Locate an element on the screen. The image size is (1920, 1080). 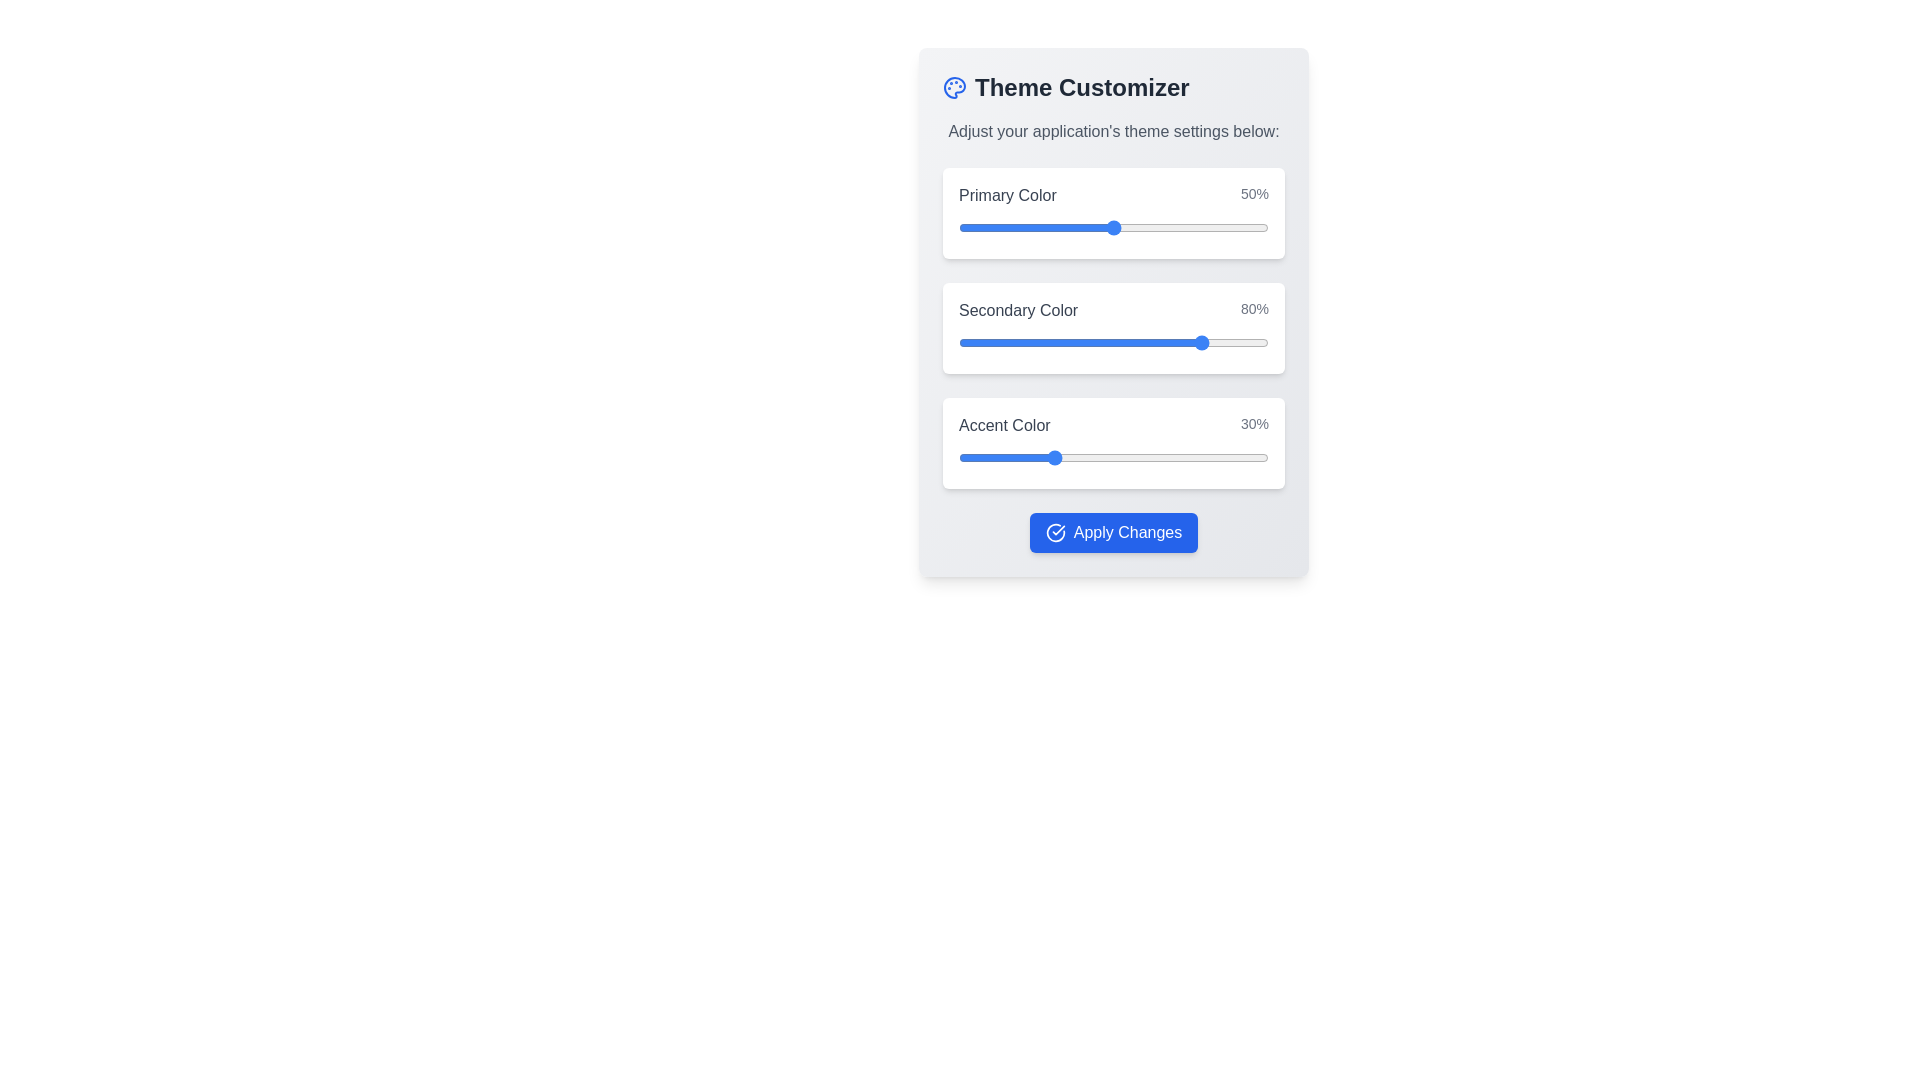
the secondary color value is located at coordinates (1097, 342).